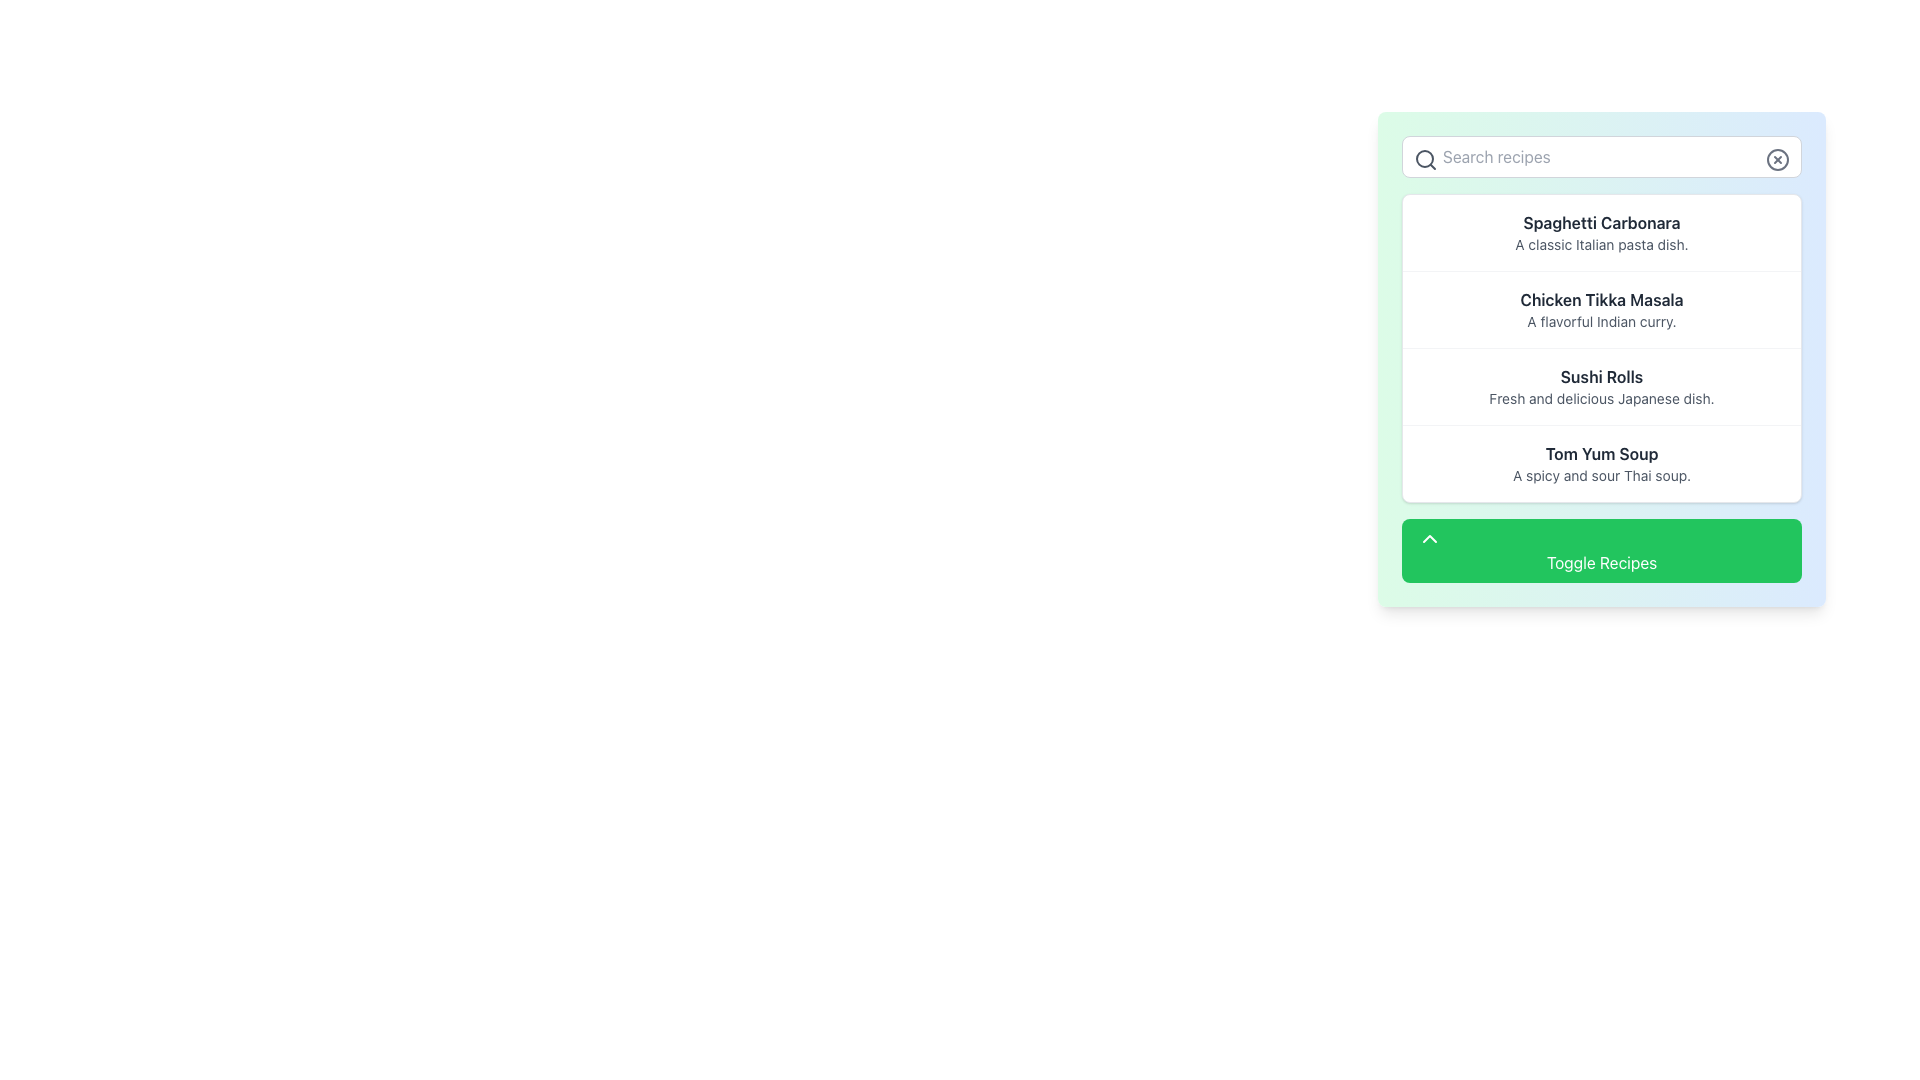  I want to click on the search icon styled as a magnifying glass located in the top left corner of the 'Search recipes' input box, so click(1424, 158).